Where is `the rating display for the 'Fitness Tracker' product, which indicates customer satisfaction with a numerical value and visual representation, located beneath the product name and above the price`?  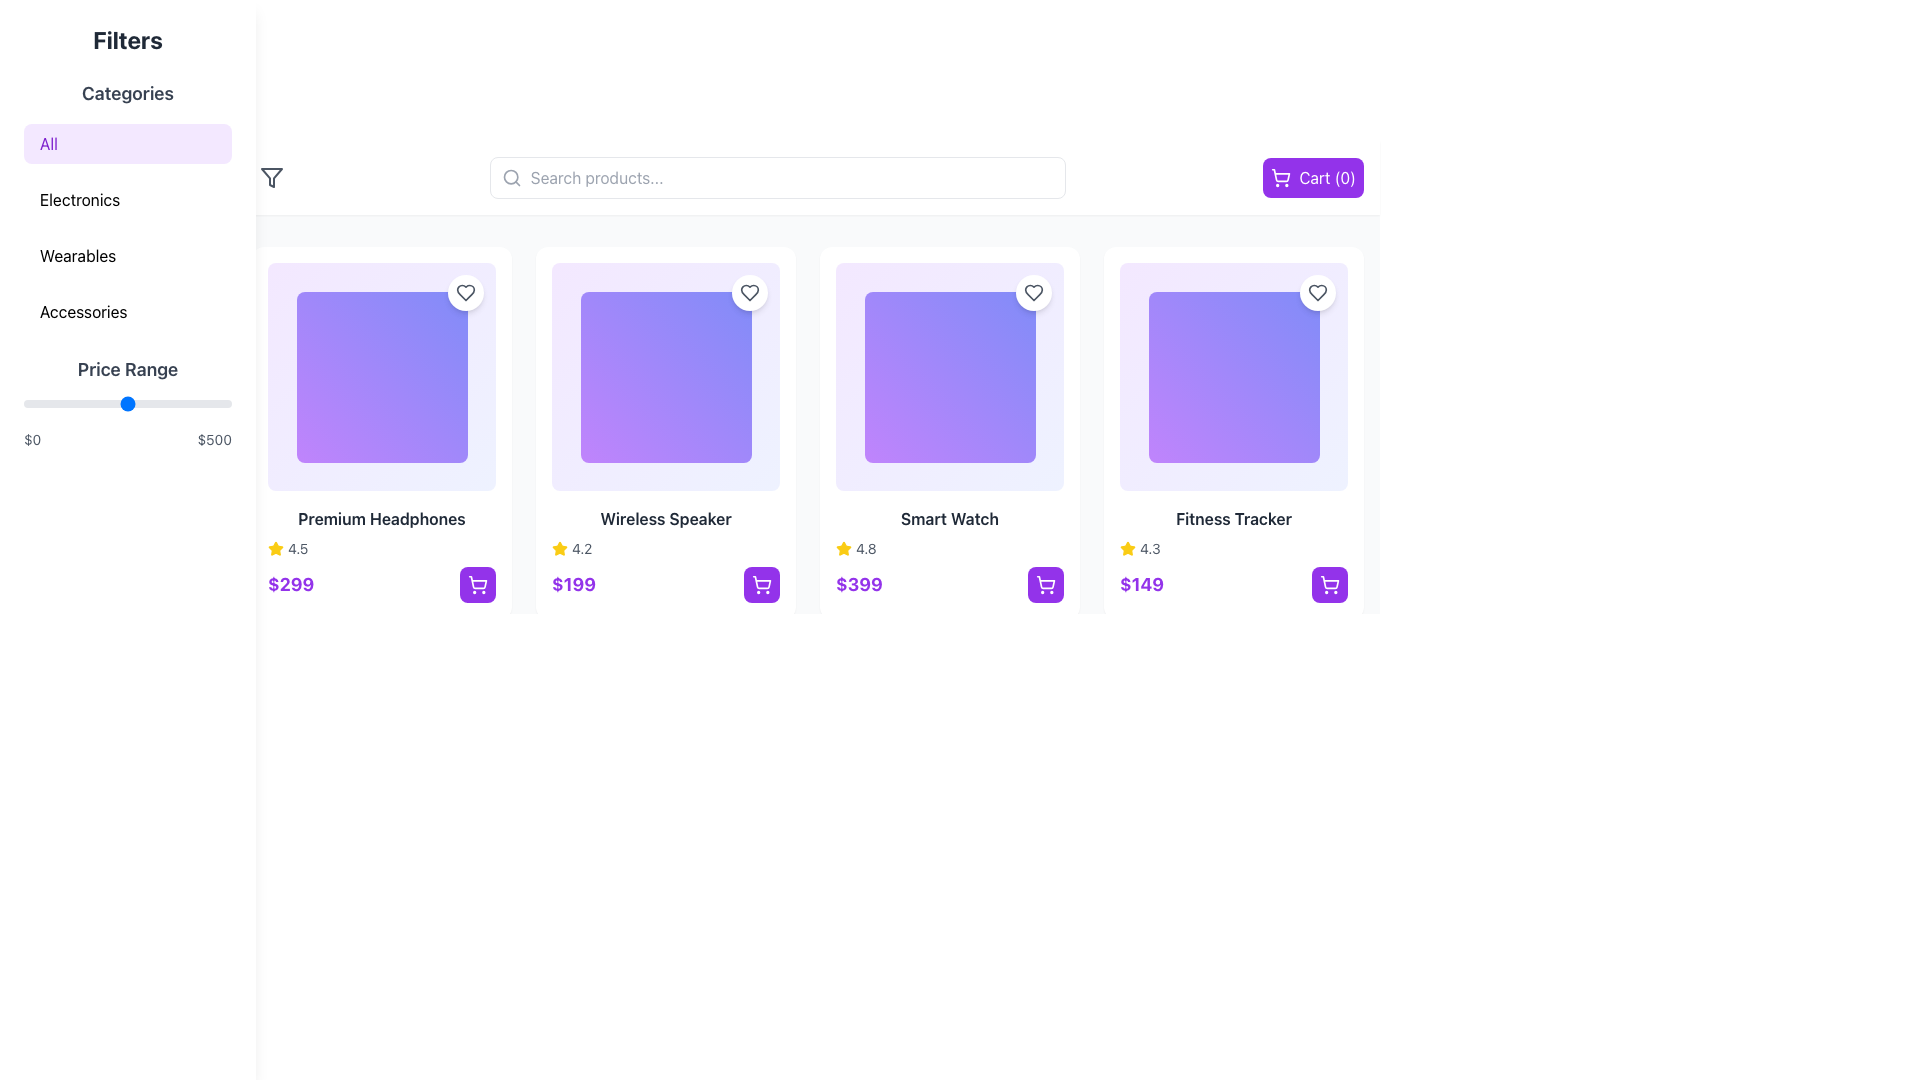 the rating display for the 'Fitness Tracker' product, which indicates customer satisfaction with a numerical value and visual representation, located beneath the product name and above the price is located at coordinates (1232, 548).